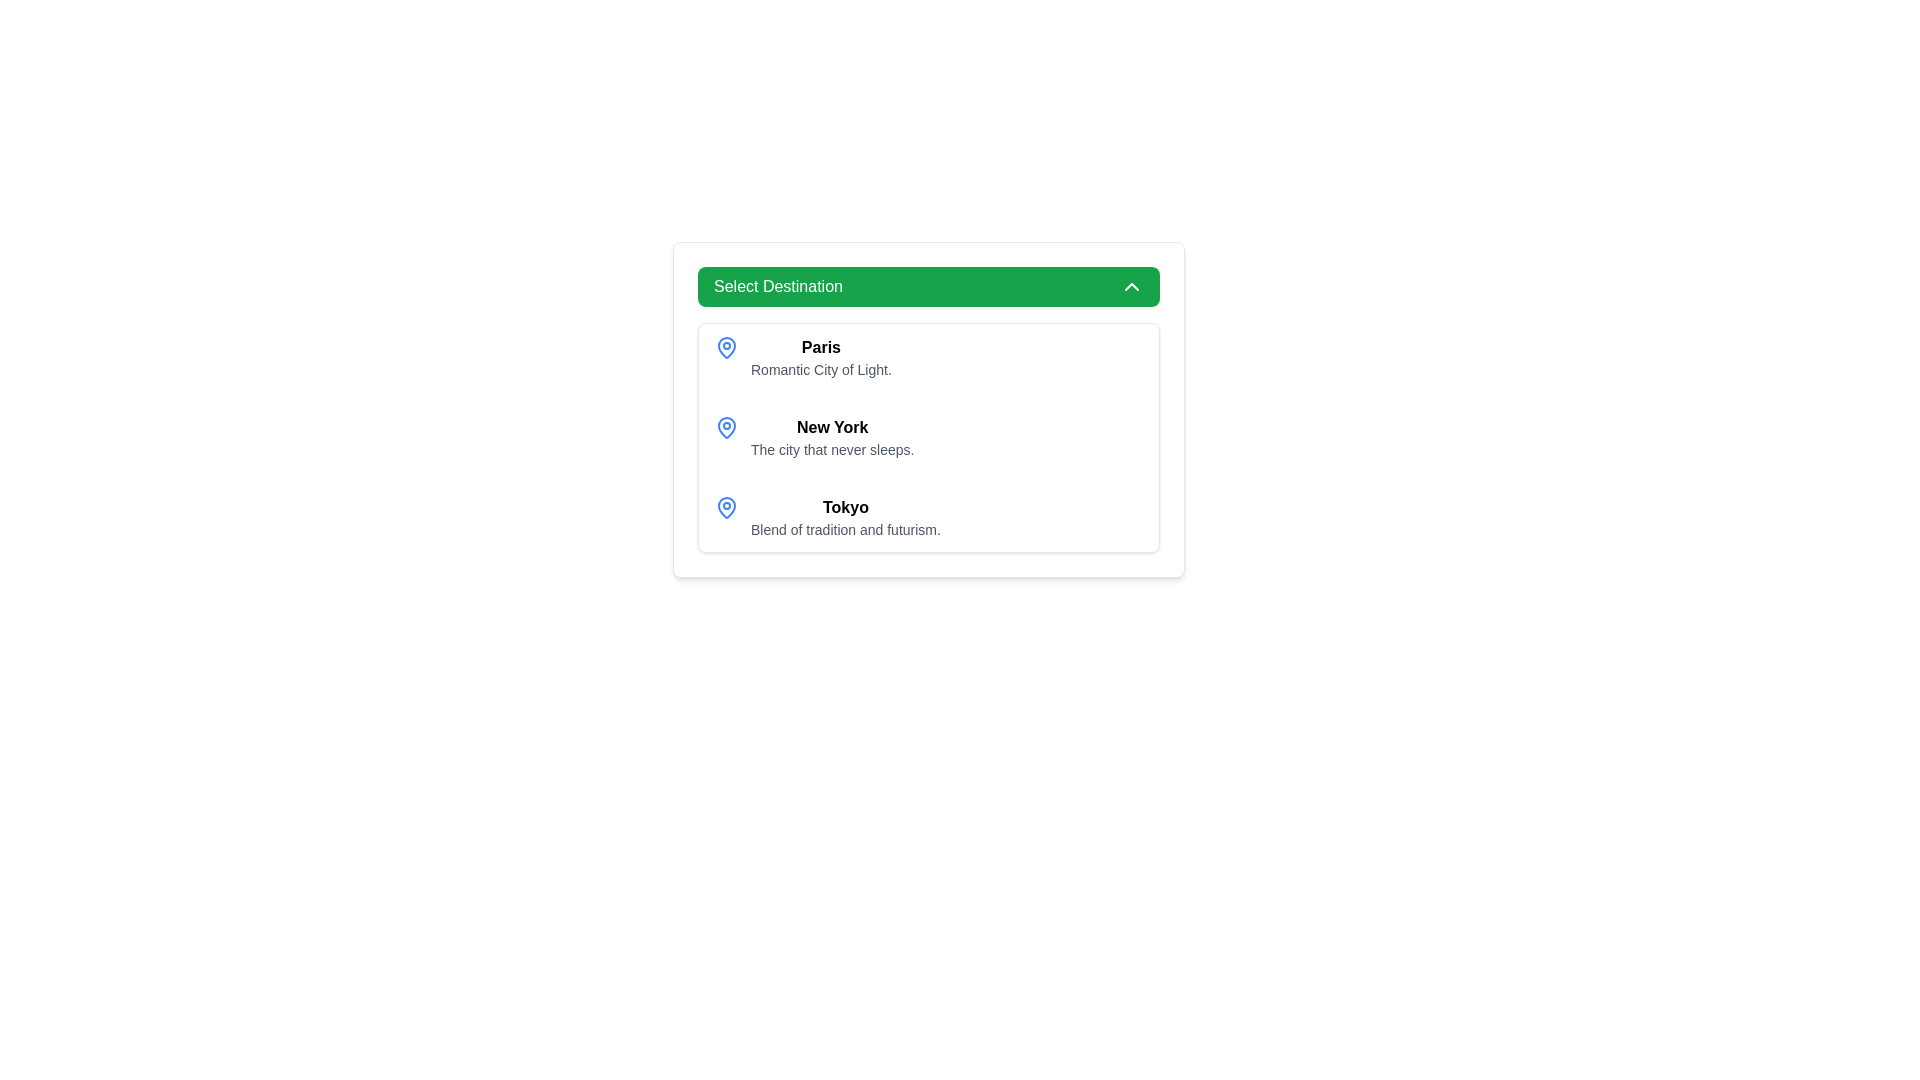 The height and width of the screenshot is (1080, 1920). What do you see at coordinates (725, 427) in the screenshot?
I see `the blue map pin icon next to the text 'New York' in the dropdown menu` at bounding box center [725, 427].